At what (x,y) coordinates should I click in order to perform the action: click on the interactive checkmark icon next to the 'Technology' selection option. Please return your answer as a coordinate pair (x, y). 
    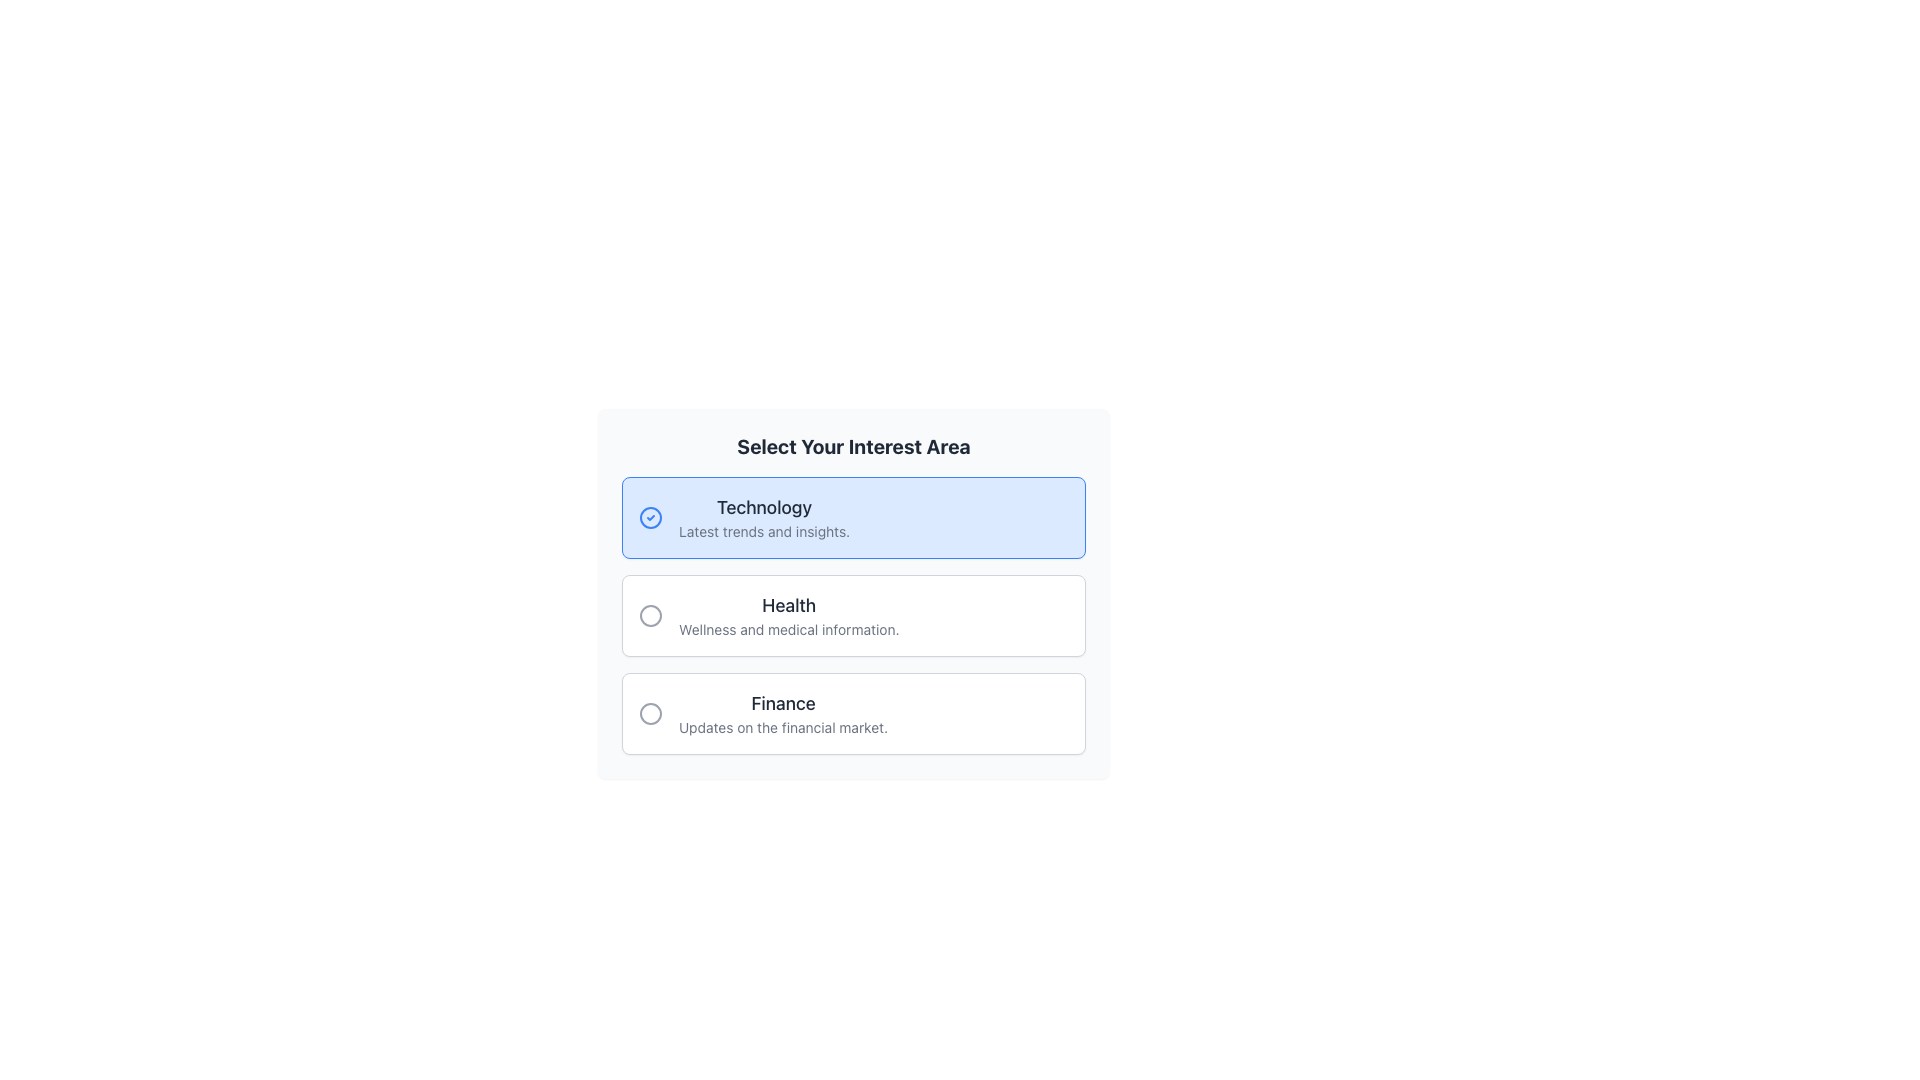
    Looking at the image, I should click on (651, 516).